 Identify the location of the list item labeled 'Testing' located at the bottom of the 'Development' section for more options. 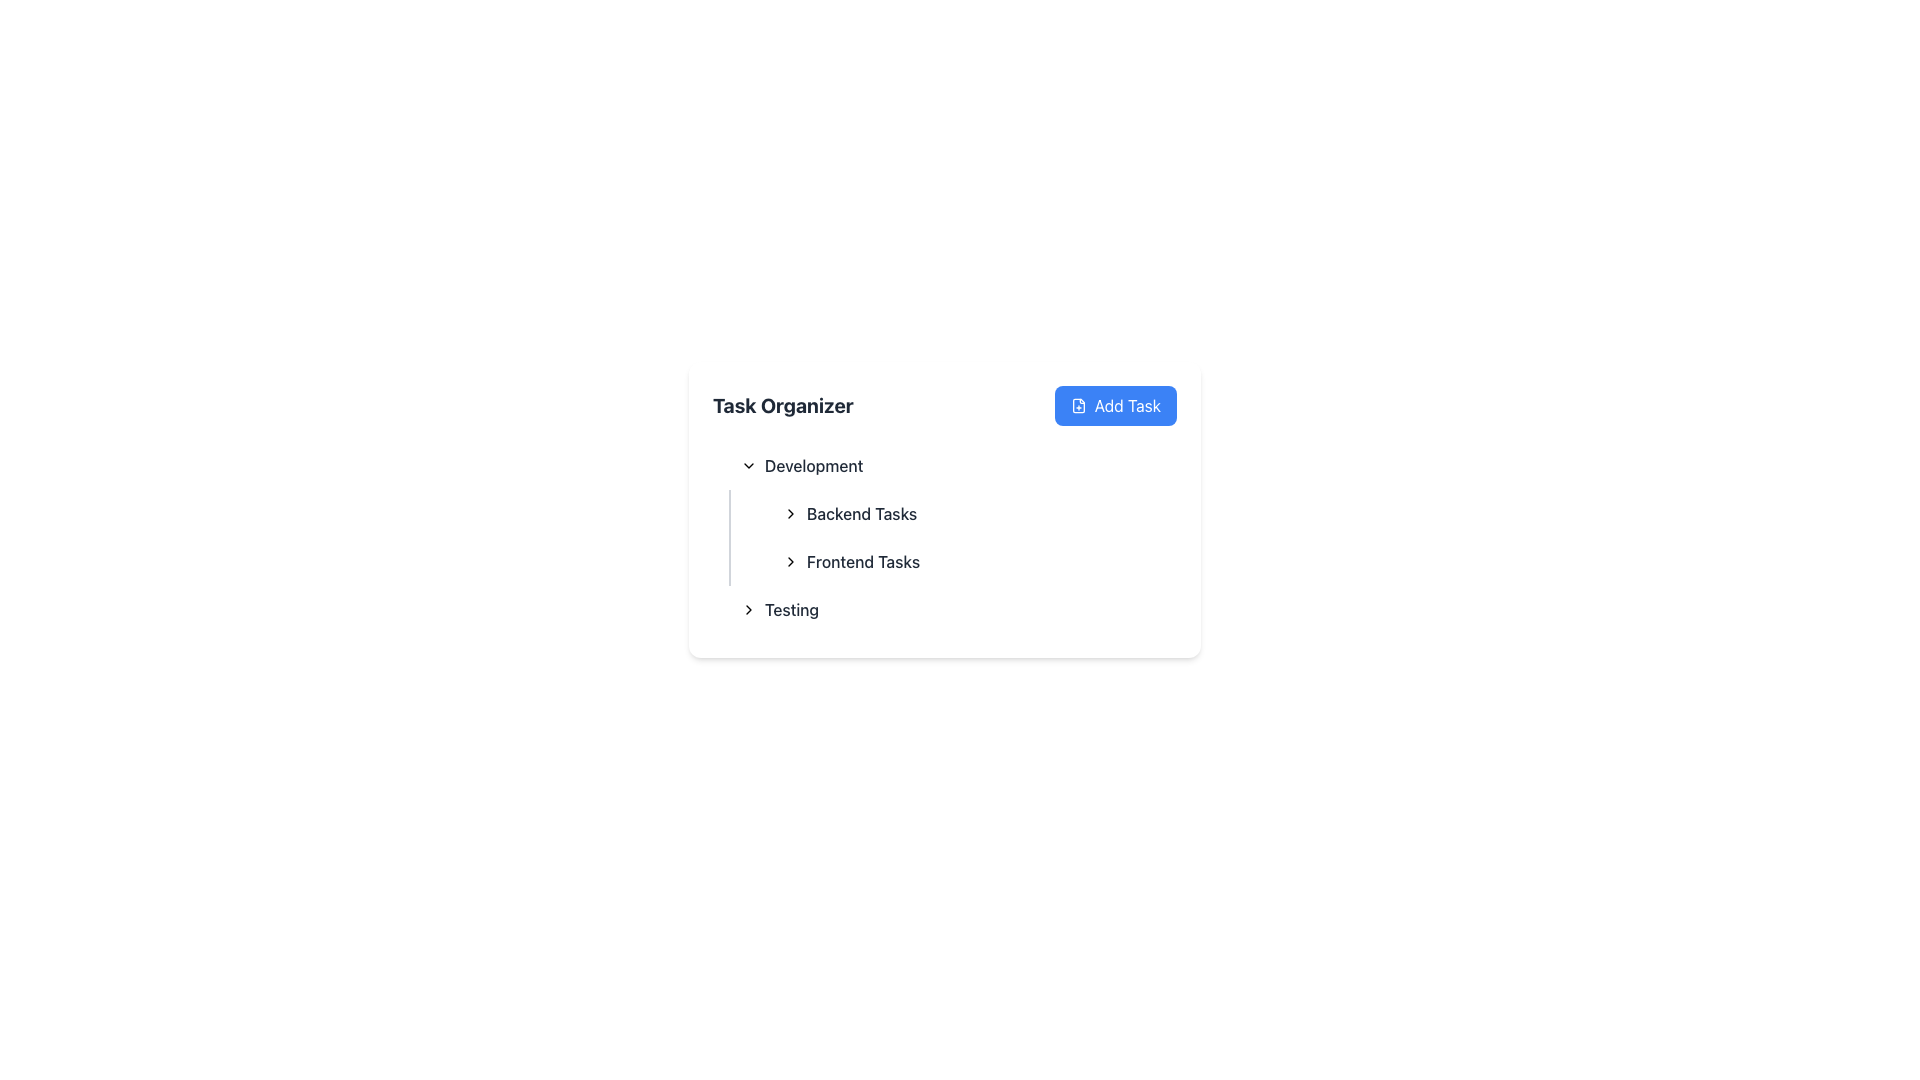
(944, 608).